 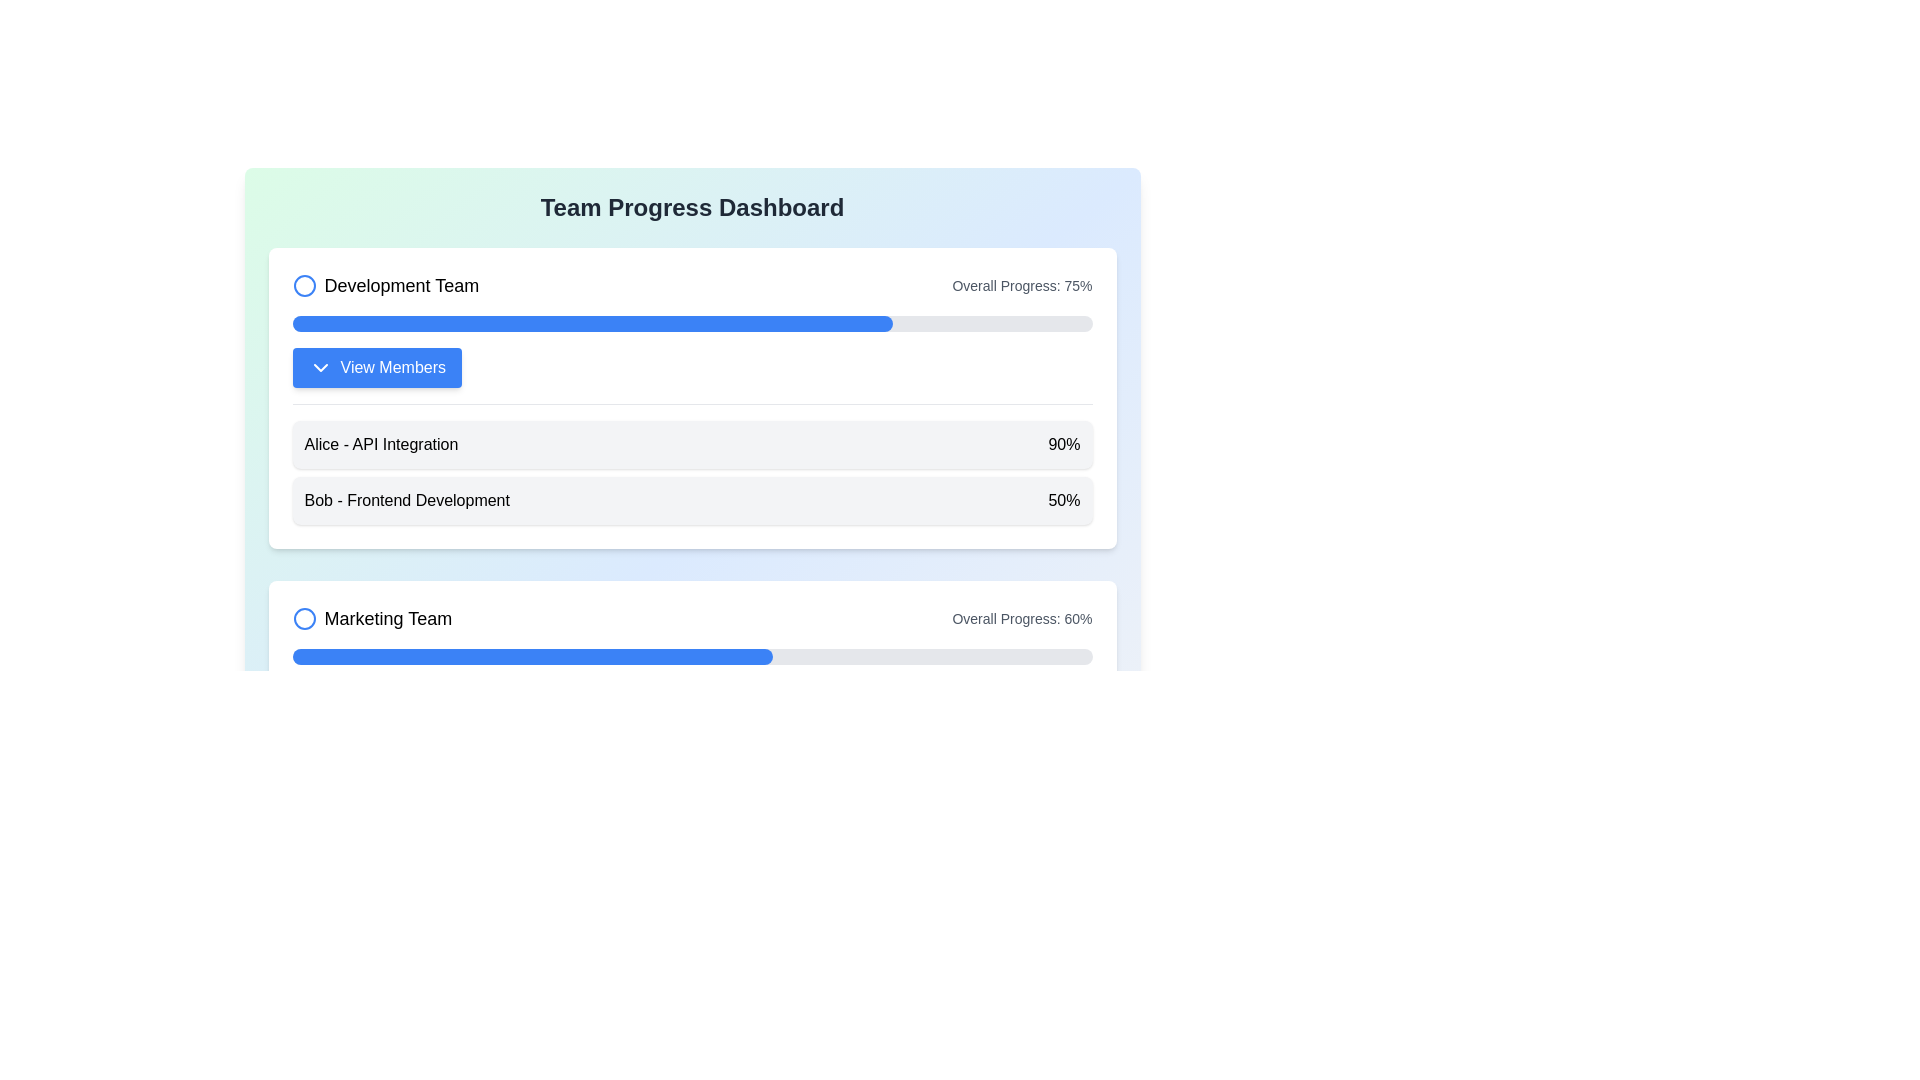 I want to click on text of the 'Development Team' label located above the progress bar on the dashboard, adjacent to a blue circular icon, so click(x=400, y=285).